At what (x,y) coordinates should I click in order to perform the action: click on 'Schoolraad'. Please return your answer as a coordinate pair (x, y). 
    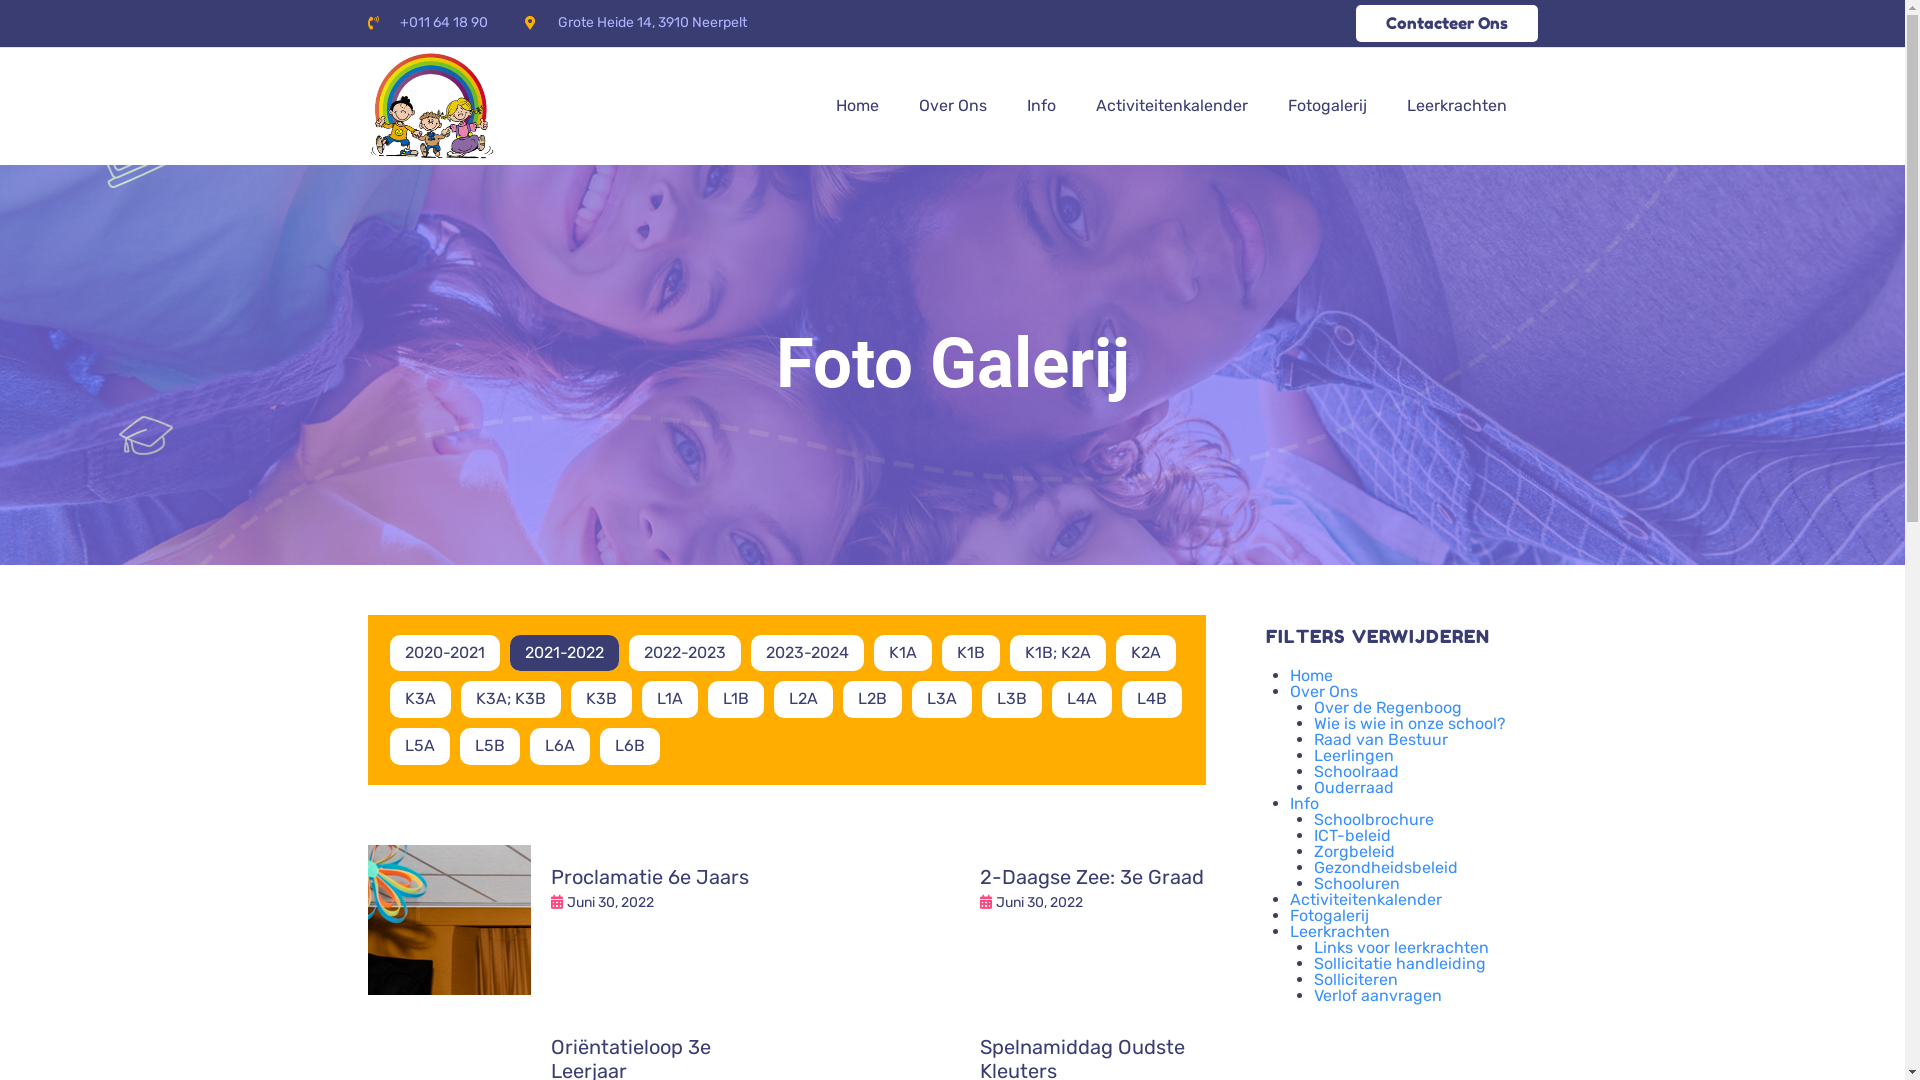
    Looking at the image, I should click on (1314, 770).